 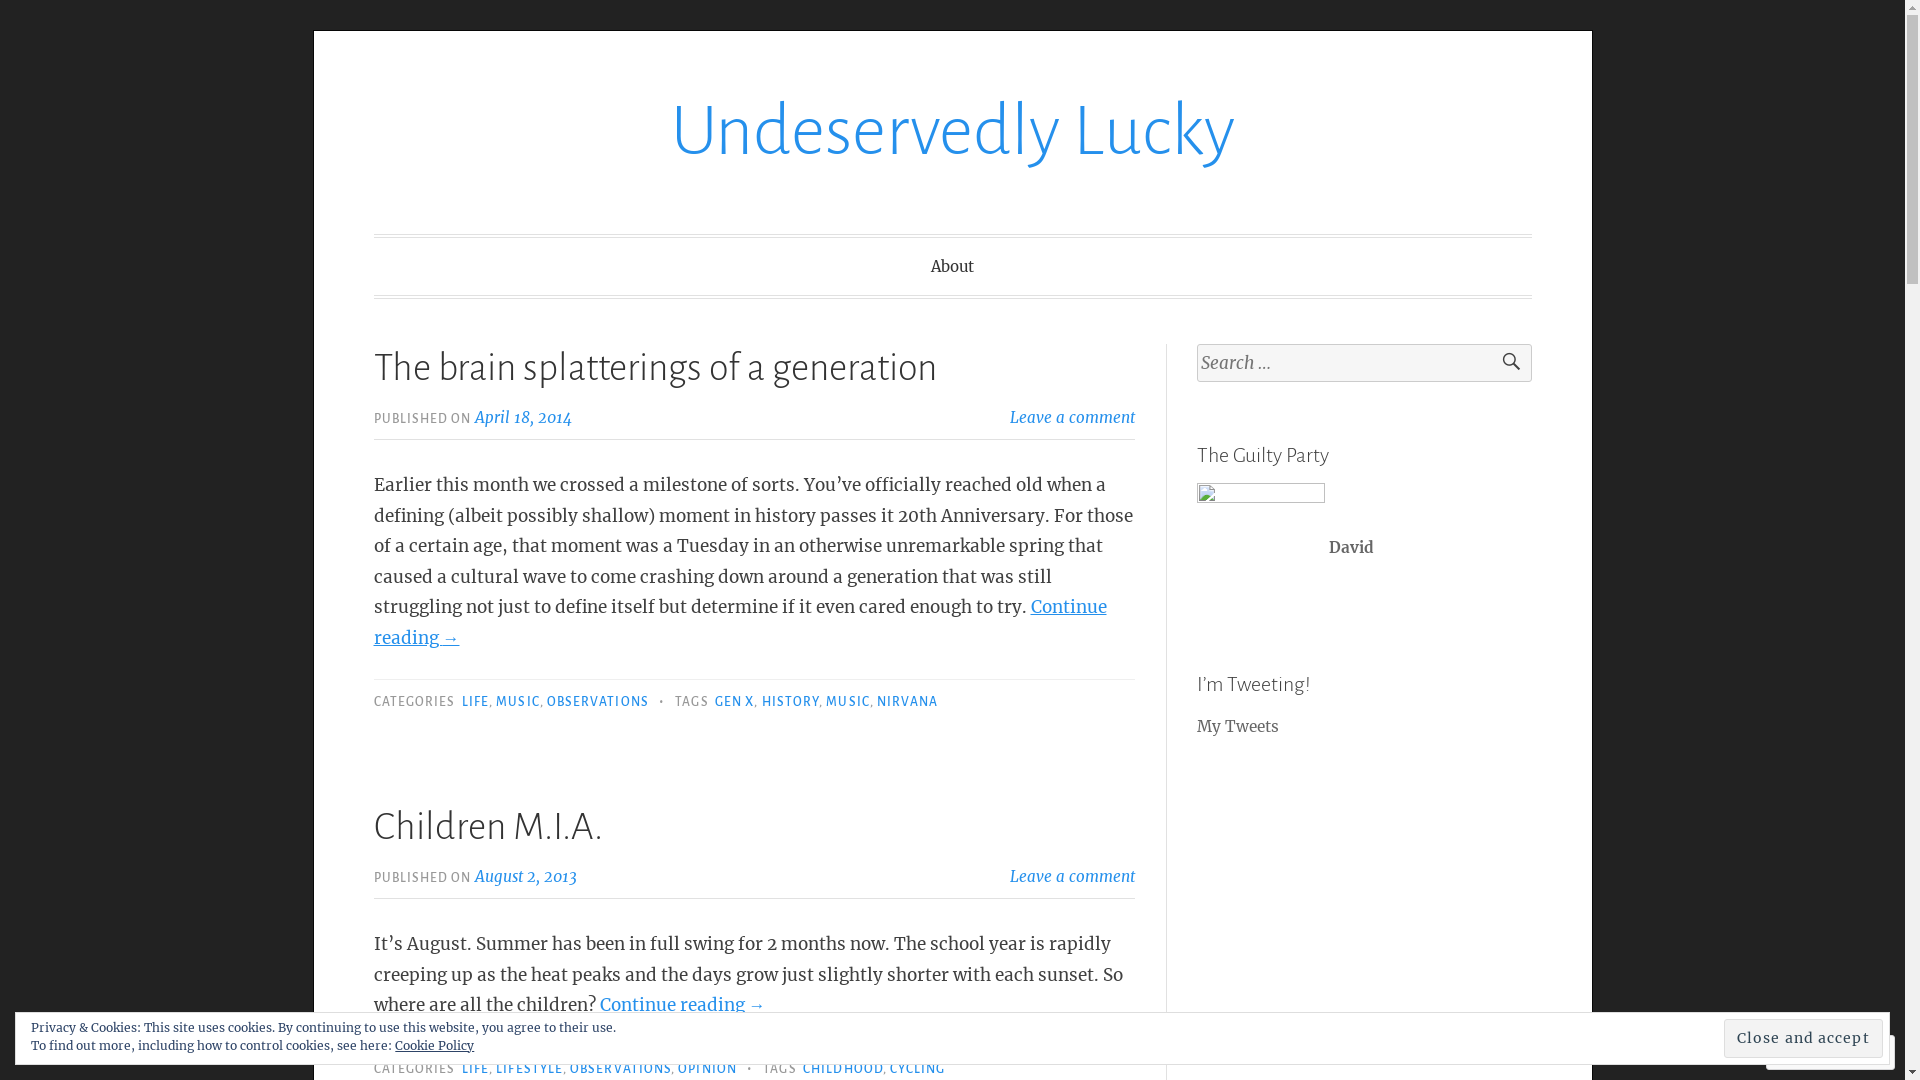 What do you see at coordinates (906, 701) in the screenshot?
I see `'NIRVANA'` at bounding box center [906, 701].